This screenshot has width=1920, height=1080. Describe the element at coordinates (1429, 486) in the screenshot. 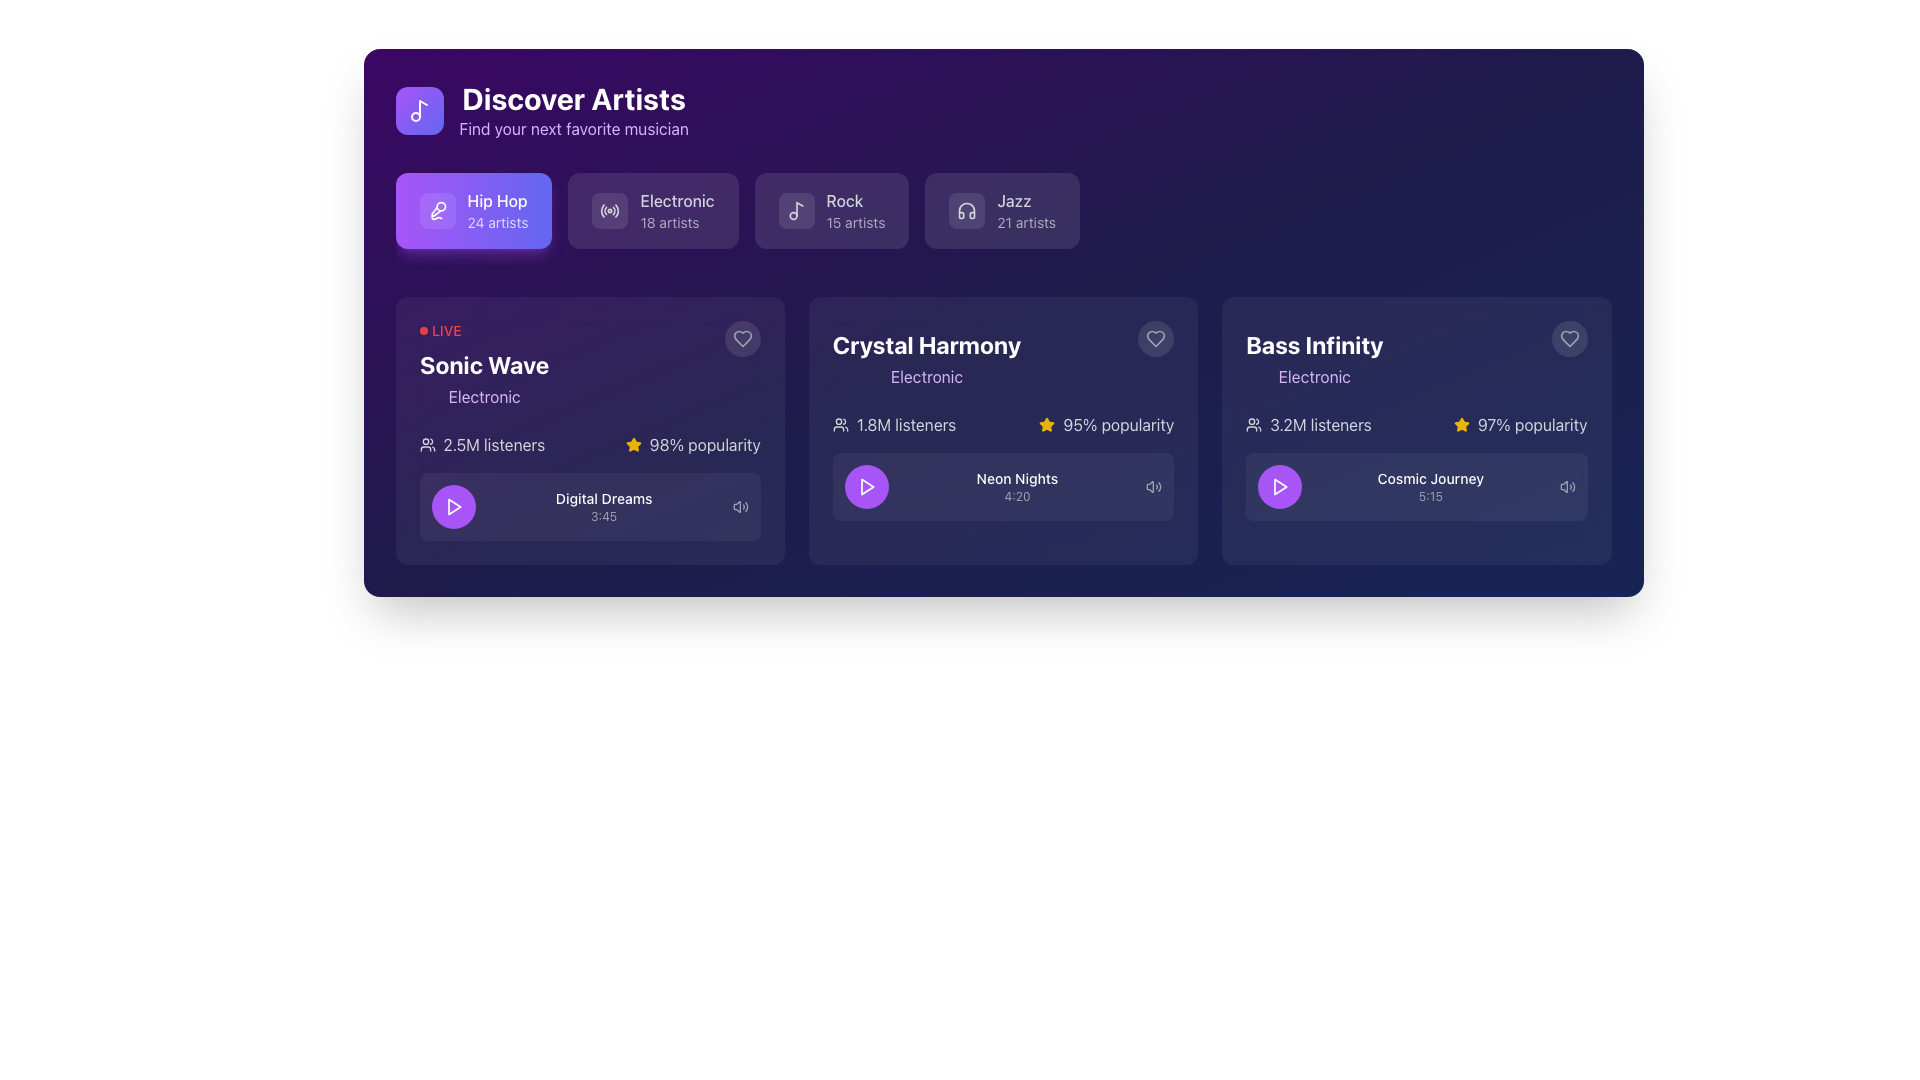

I see `text content displayed in the Text block for the musical track title and duration, located inside the 'Bass Infinity' card, beneath the purple play button and above the volume icon` at that location.